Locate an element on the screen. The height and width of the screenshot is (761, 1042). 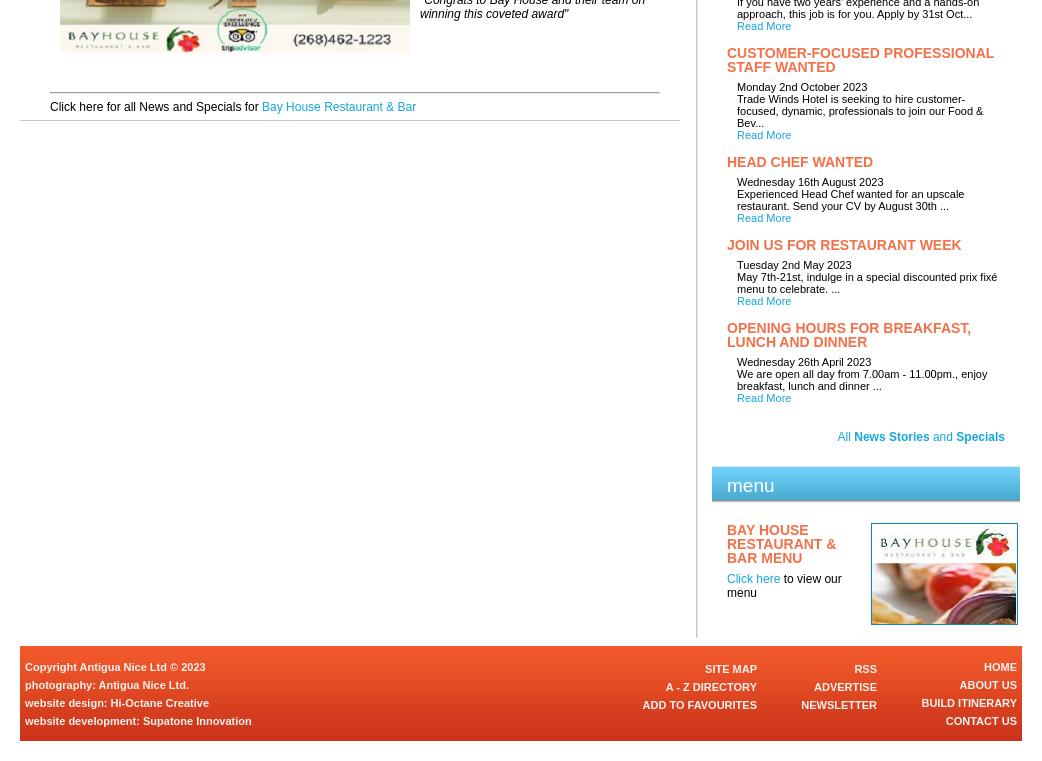
'Hi-Octane Creative' is located at coordinates (159, 702).